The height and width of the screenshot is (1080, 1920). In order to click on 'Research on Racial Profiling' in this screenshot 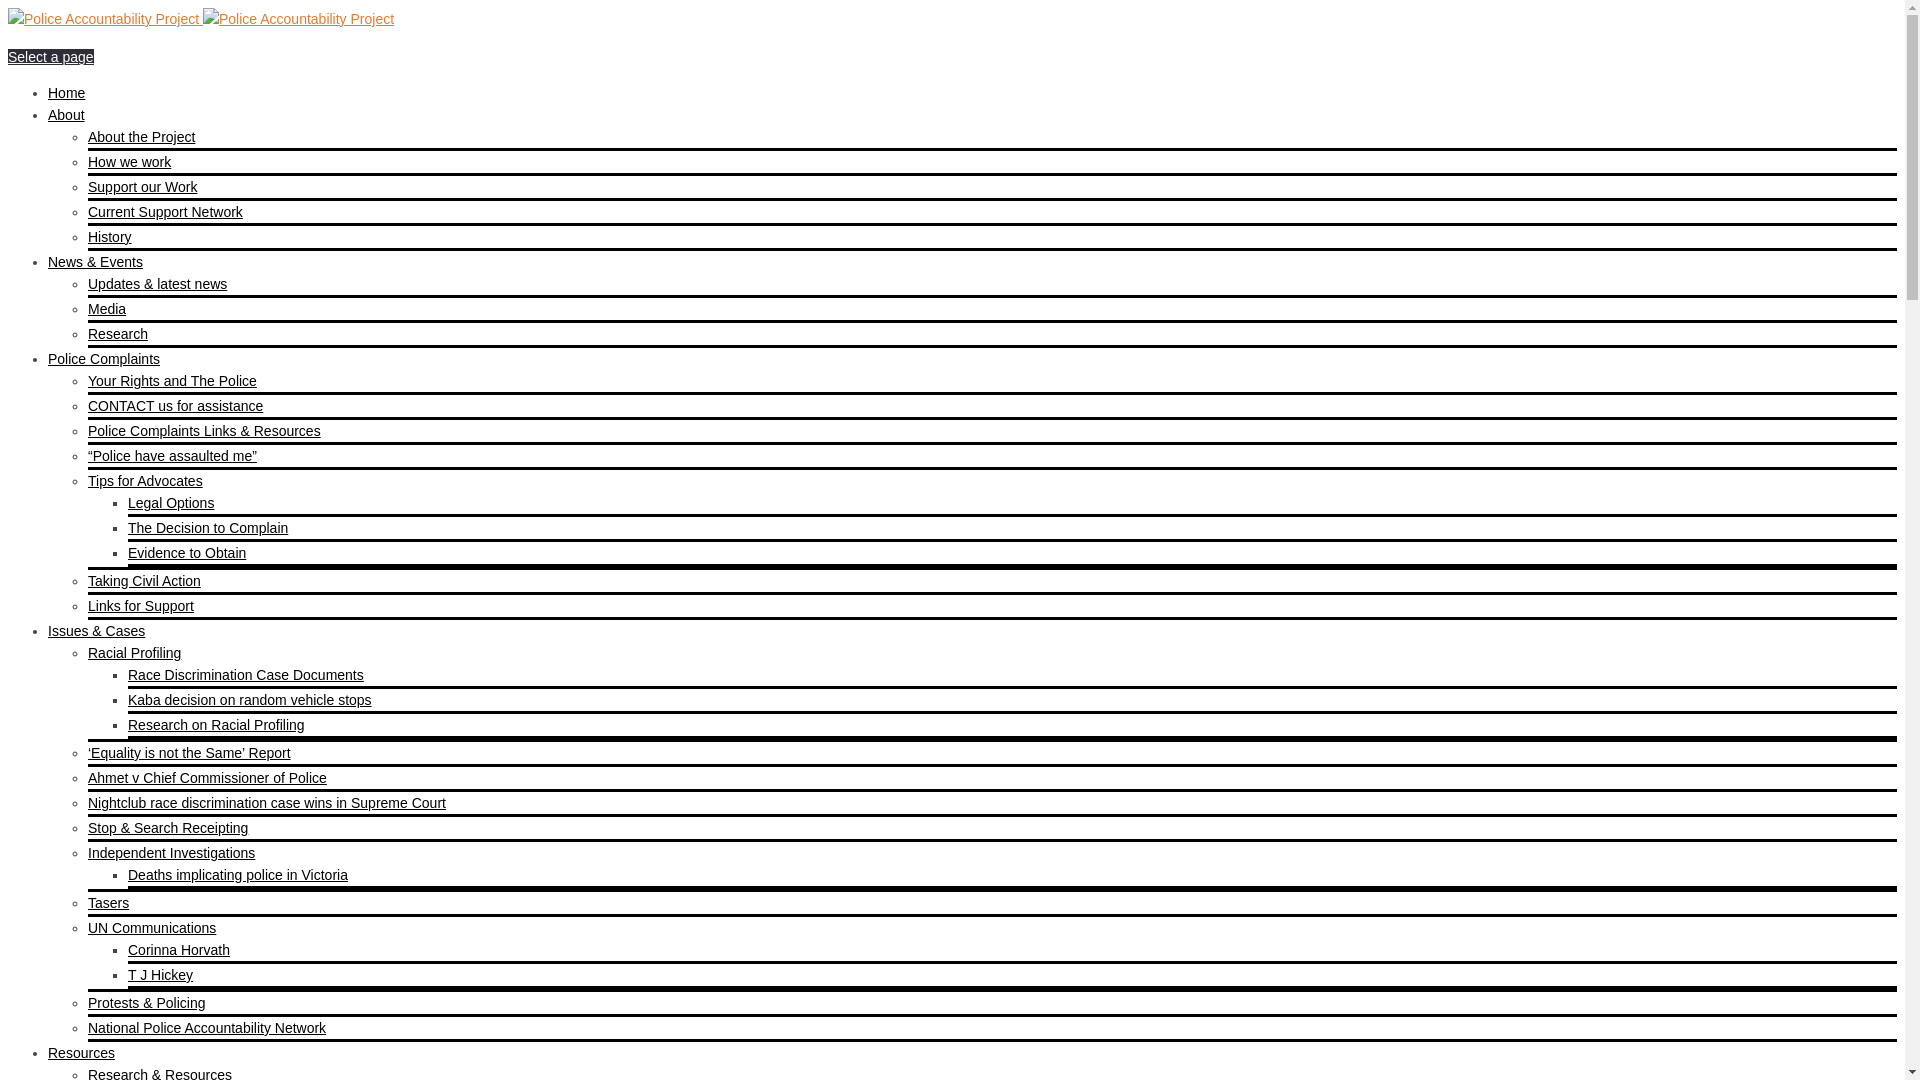, I will do `click(216, 725)`.